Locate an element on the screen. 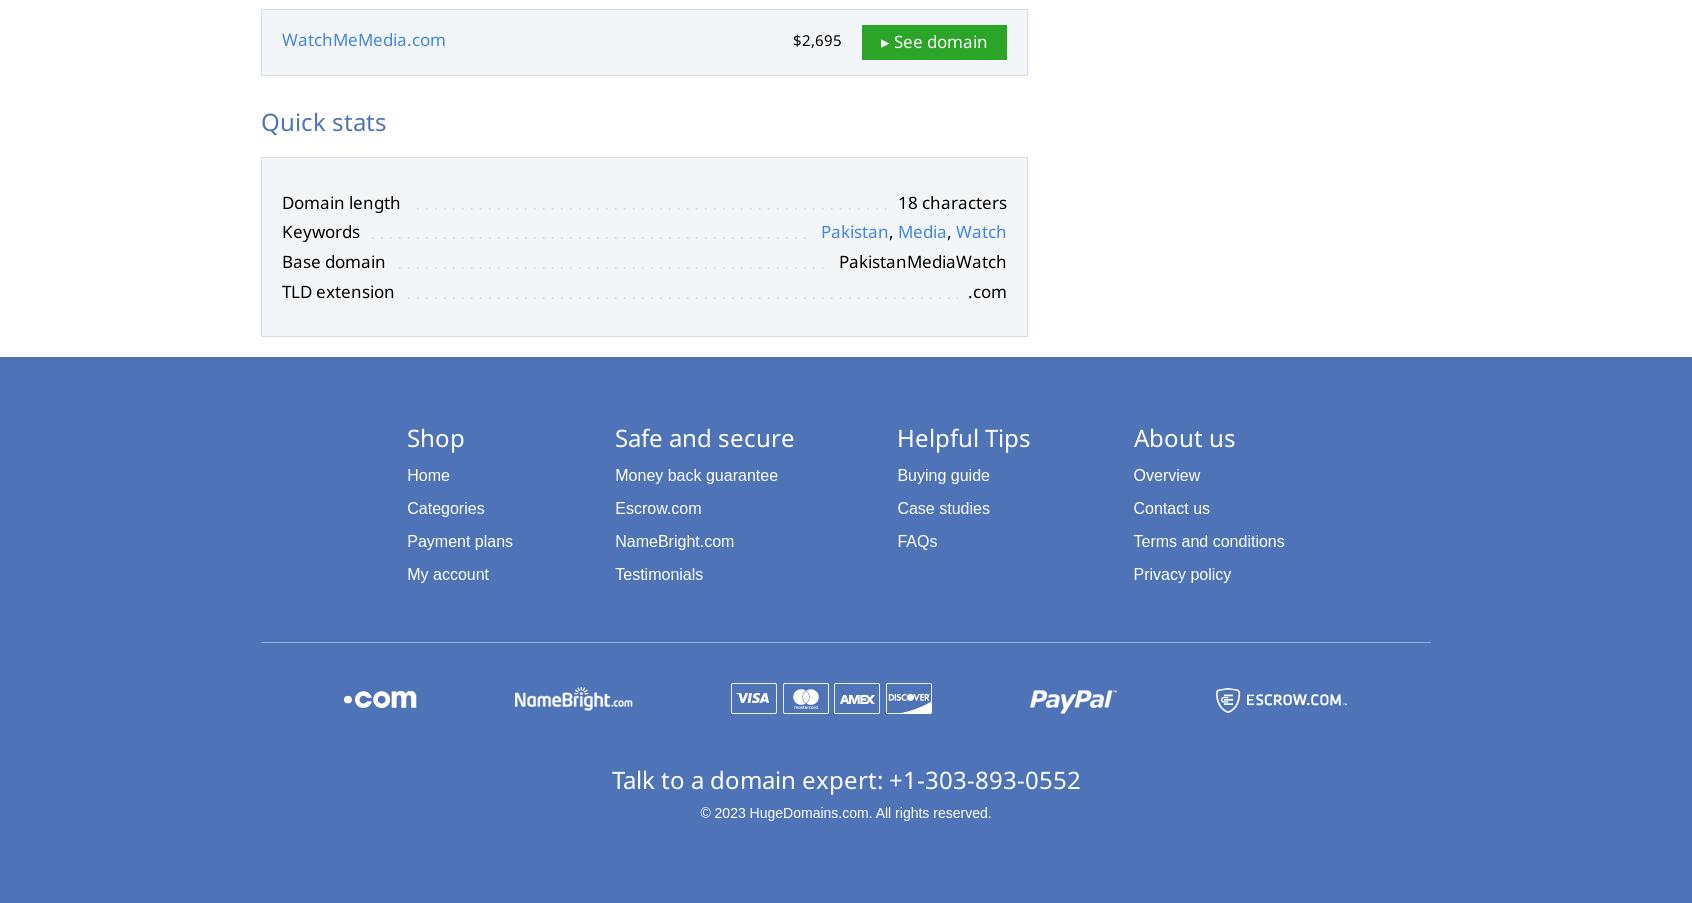 The width and height of the screenshot is (1692, 903). '▸ See domain' is located at coordinates (934, 40).